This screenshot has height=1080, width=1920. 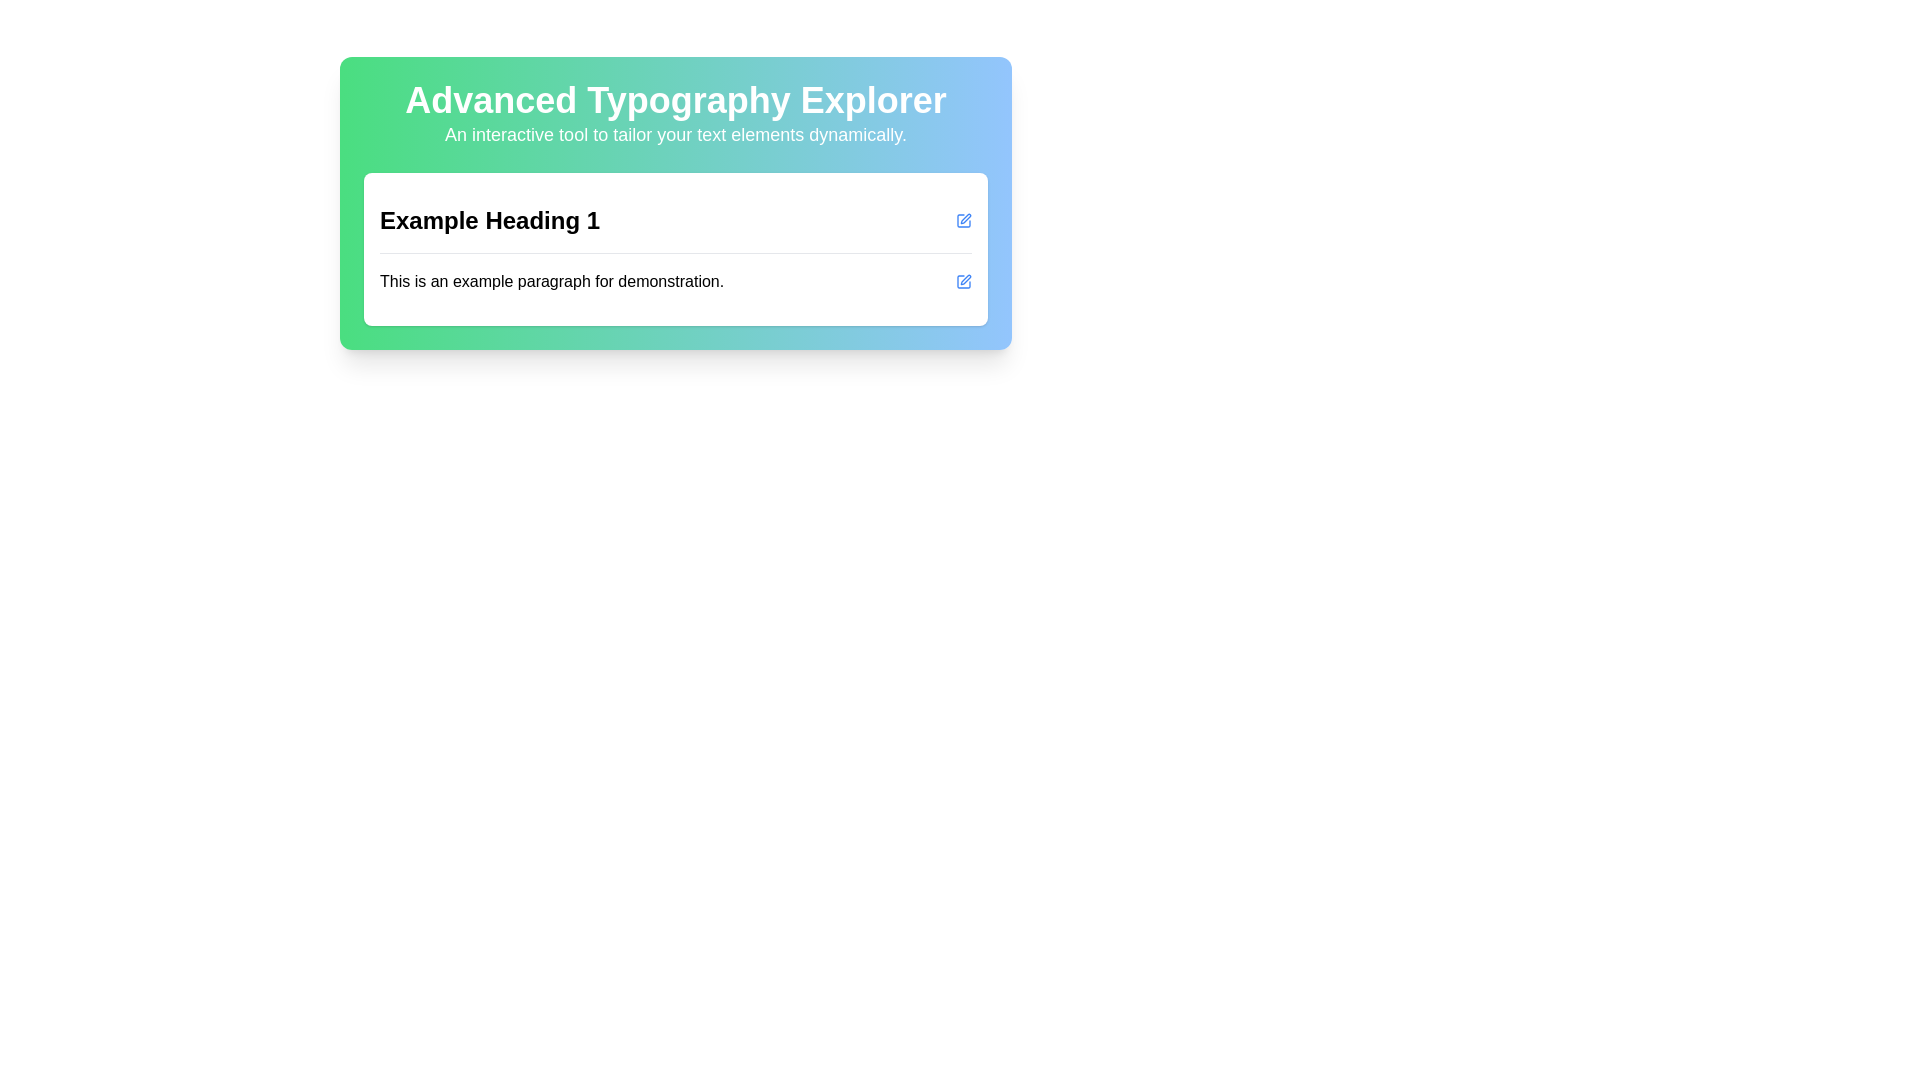 What do you see at coordinates (676, 281) in the screenshot?
I see `the text block that says 'This is an example paragraph for demonstration.' located under the heading 'Example Heading 1' within the card component` at bounding box center [676, 281].